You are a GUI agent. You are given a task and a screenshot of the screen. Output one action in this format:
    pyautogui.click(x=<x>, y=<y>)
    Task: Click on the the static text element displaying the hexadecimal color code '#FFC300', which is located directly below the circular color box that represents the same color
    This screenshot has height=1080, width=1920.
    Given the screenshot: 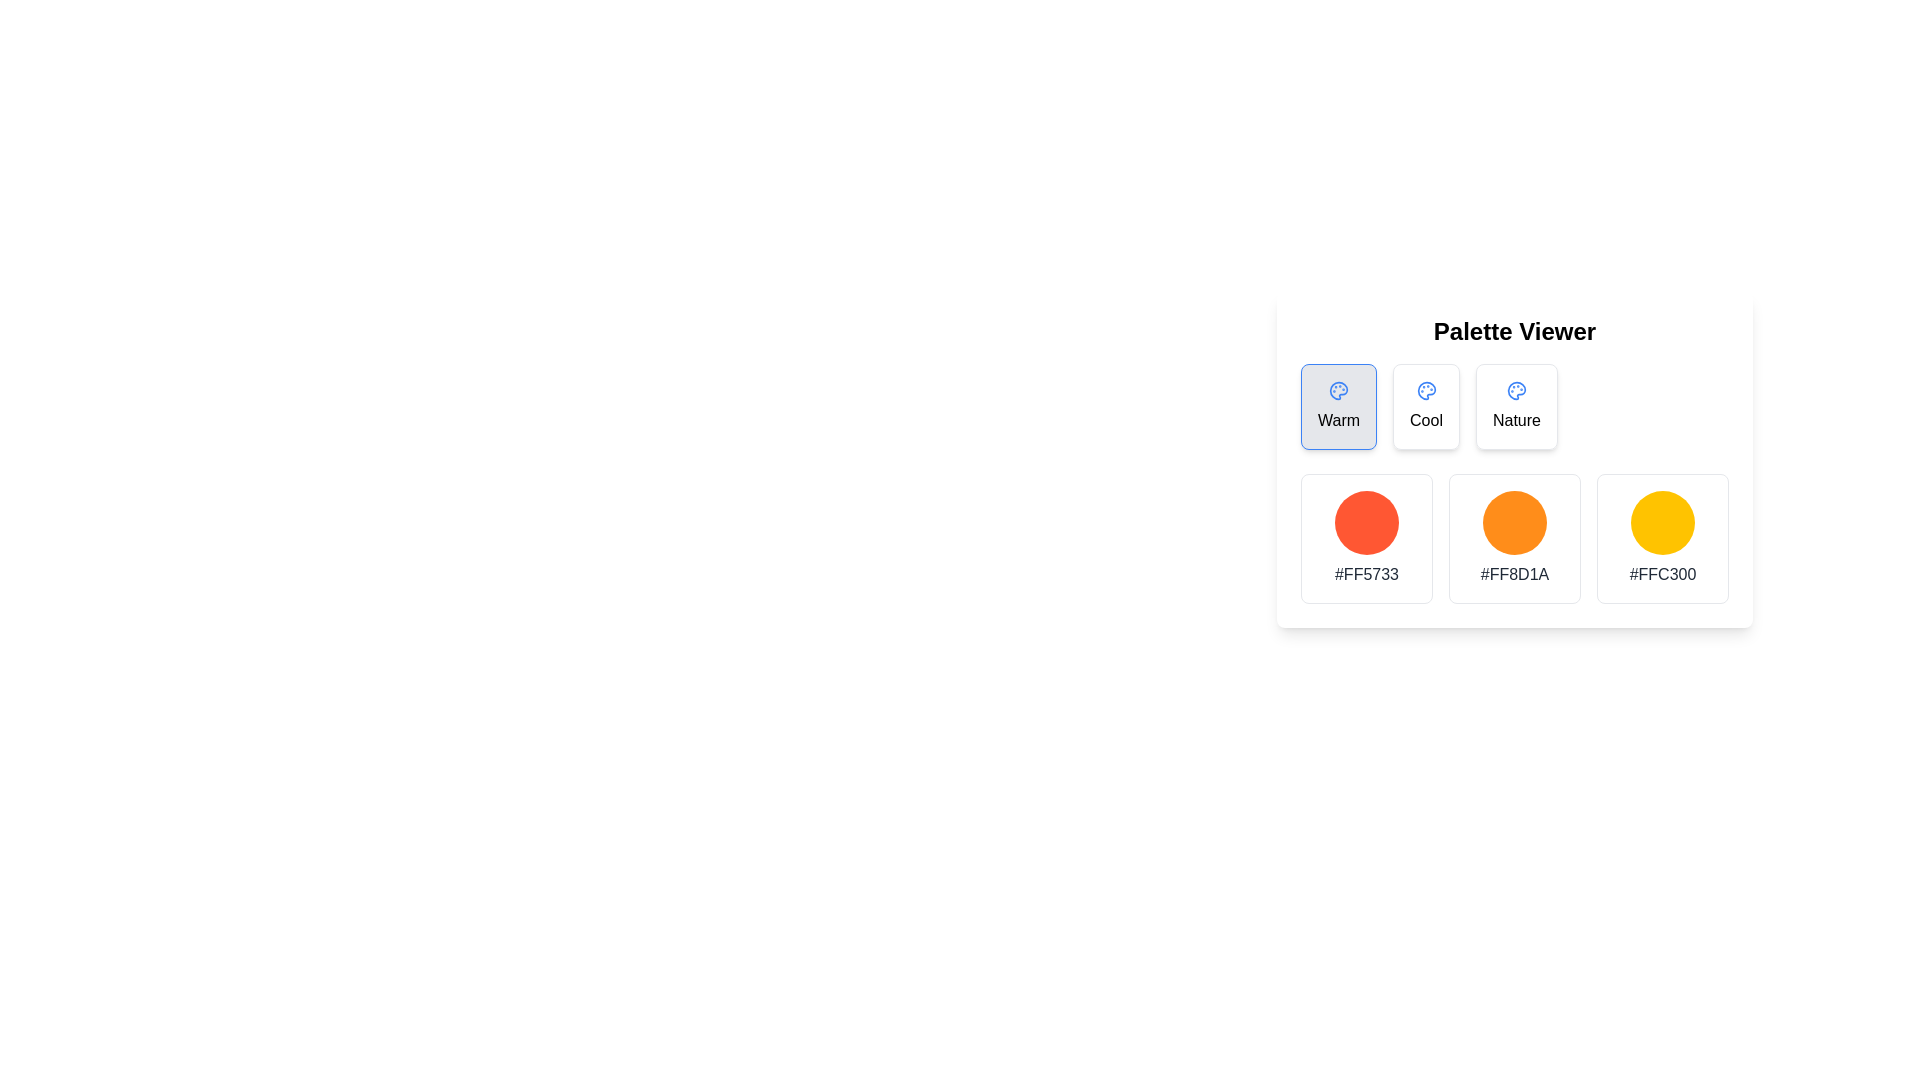 What is the action you would take?
    pyautogui.click(x=1662, y=574)
    